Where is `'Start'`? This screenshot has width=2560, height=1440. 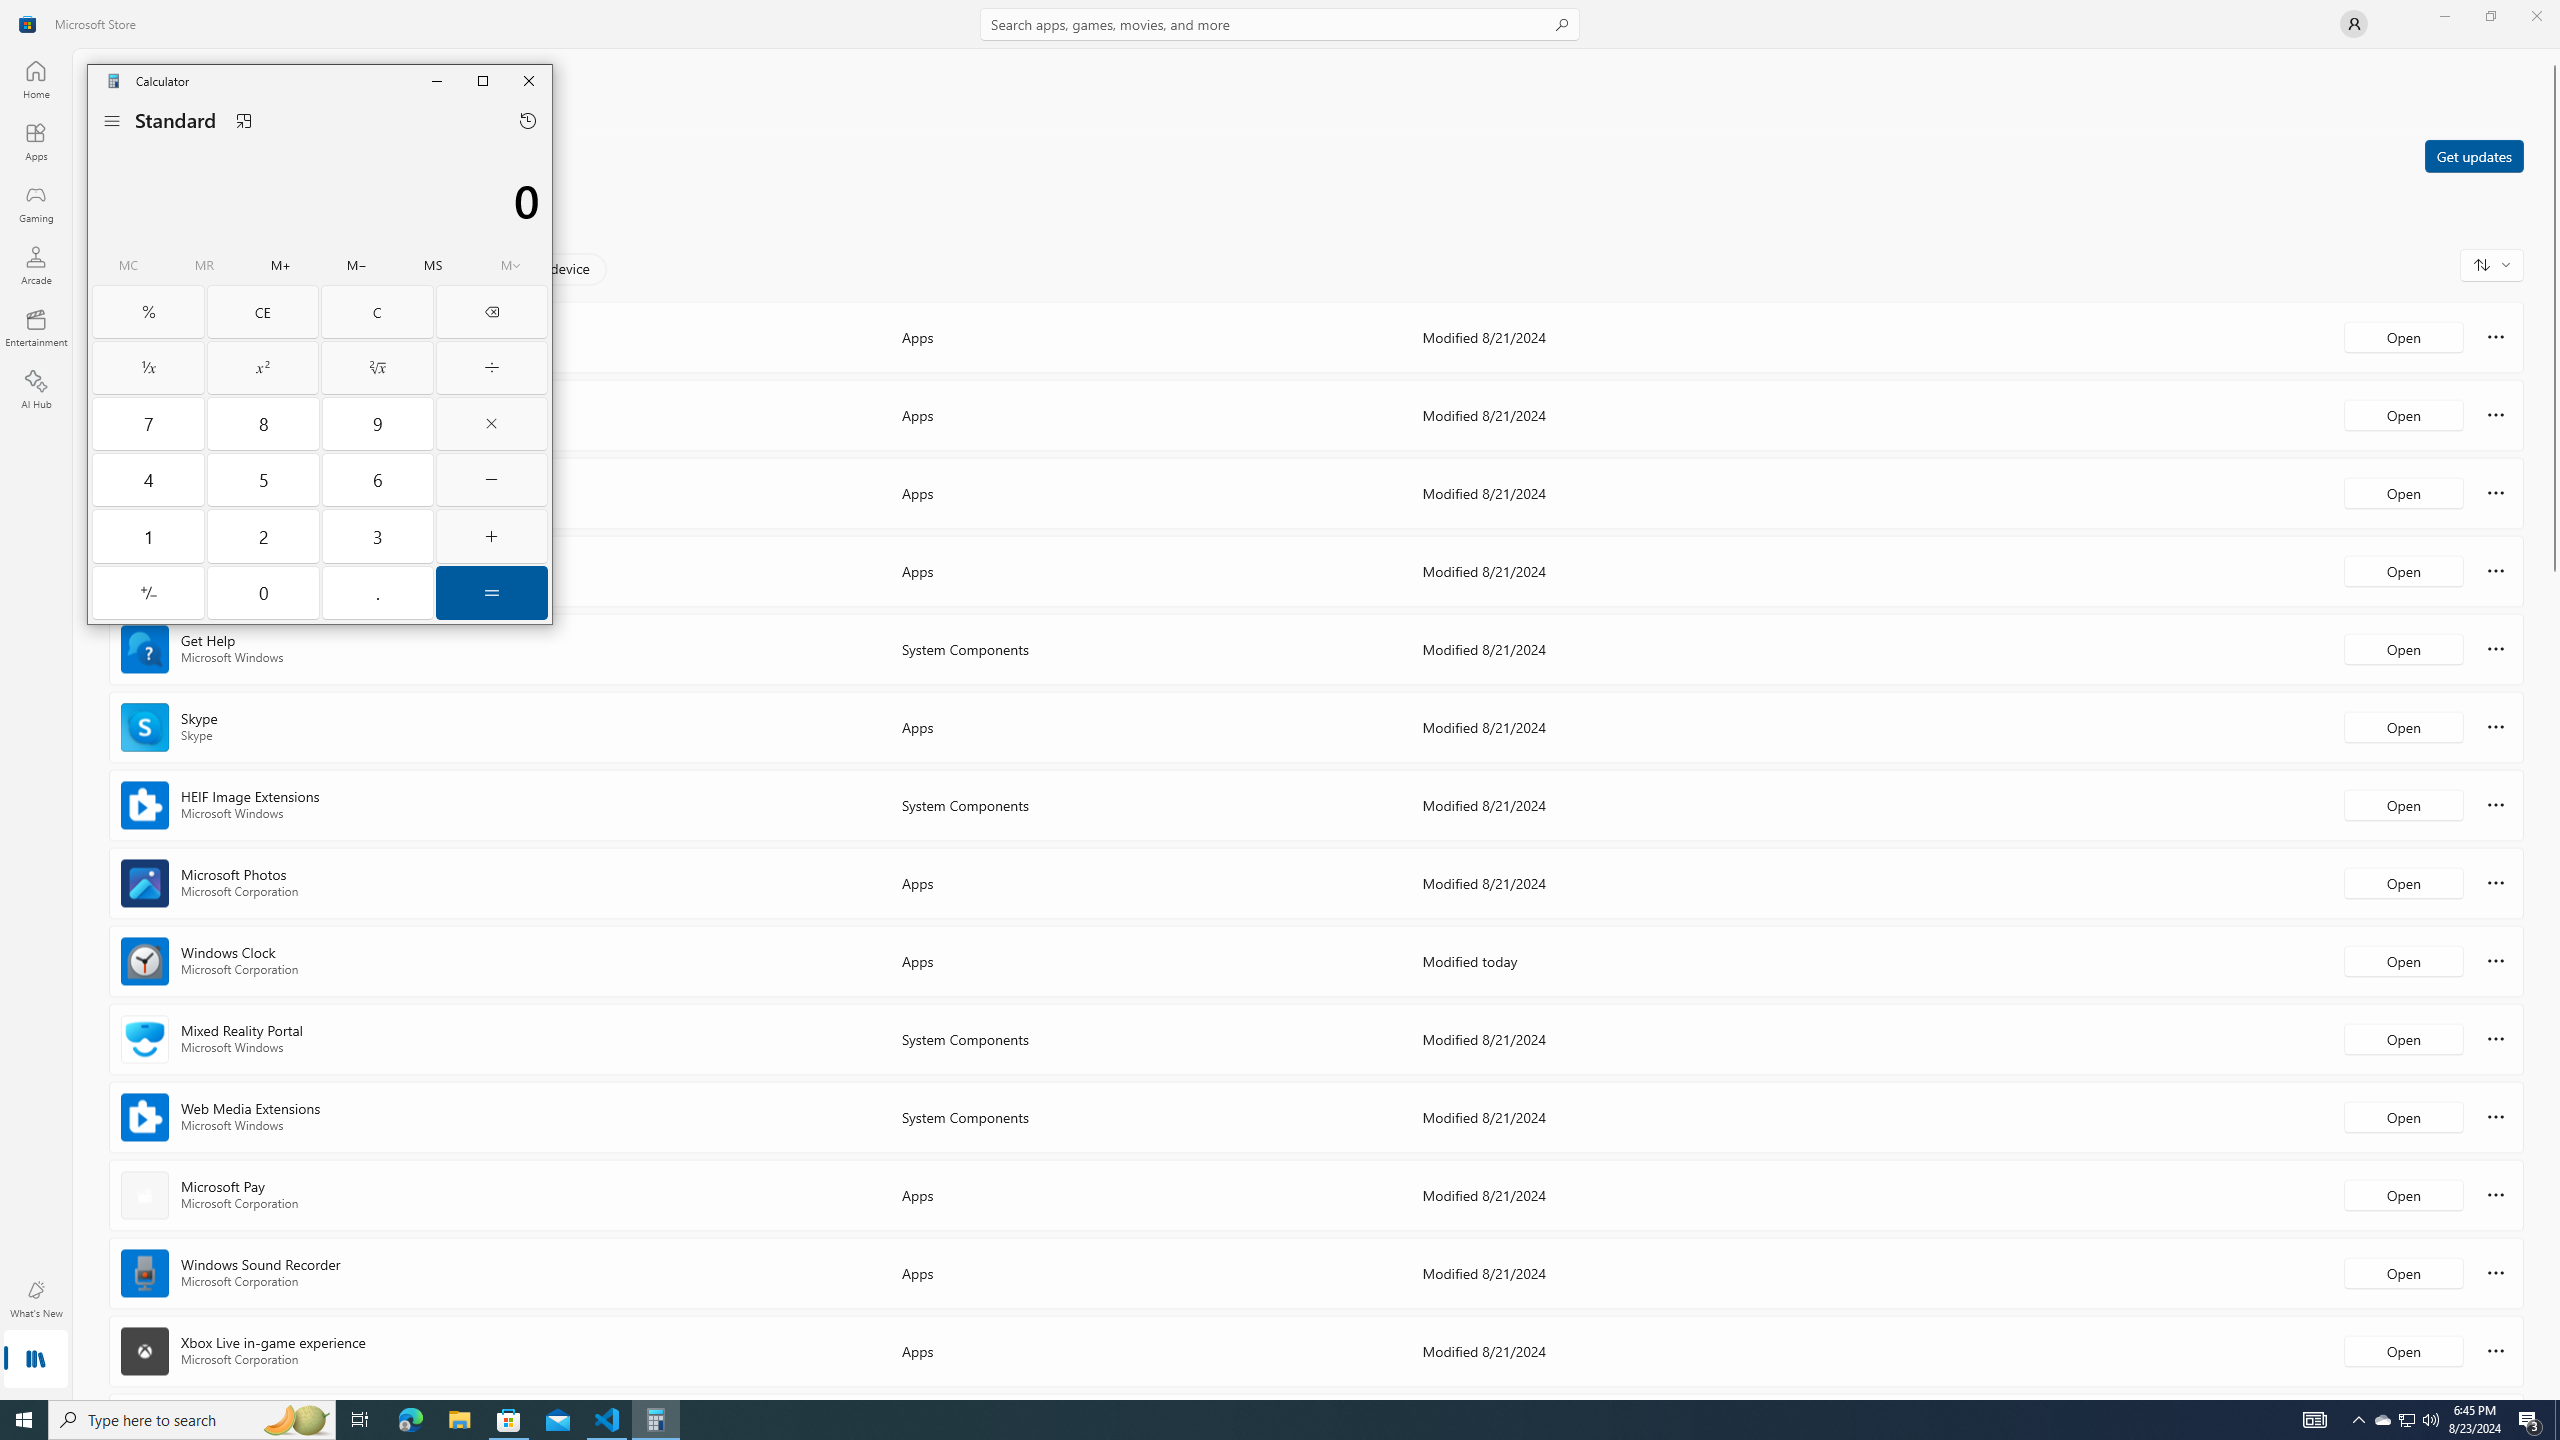 'Start' is located at coordinates (24, 1418).